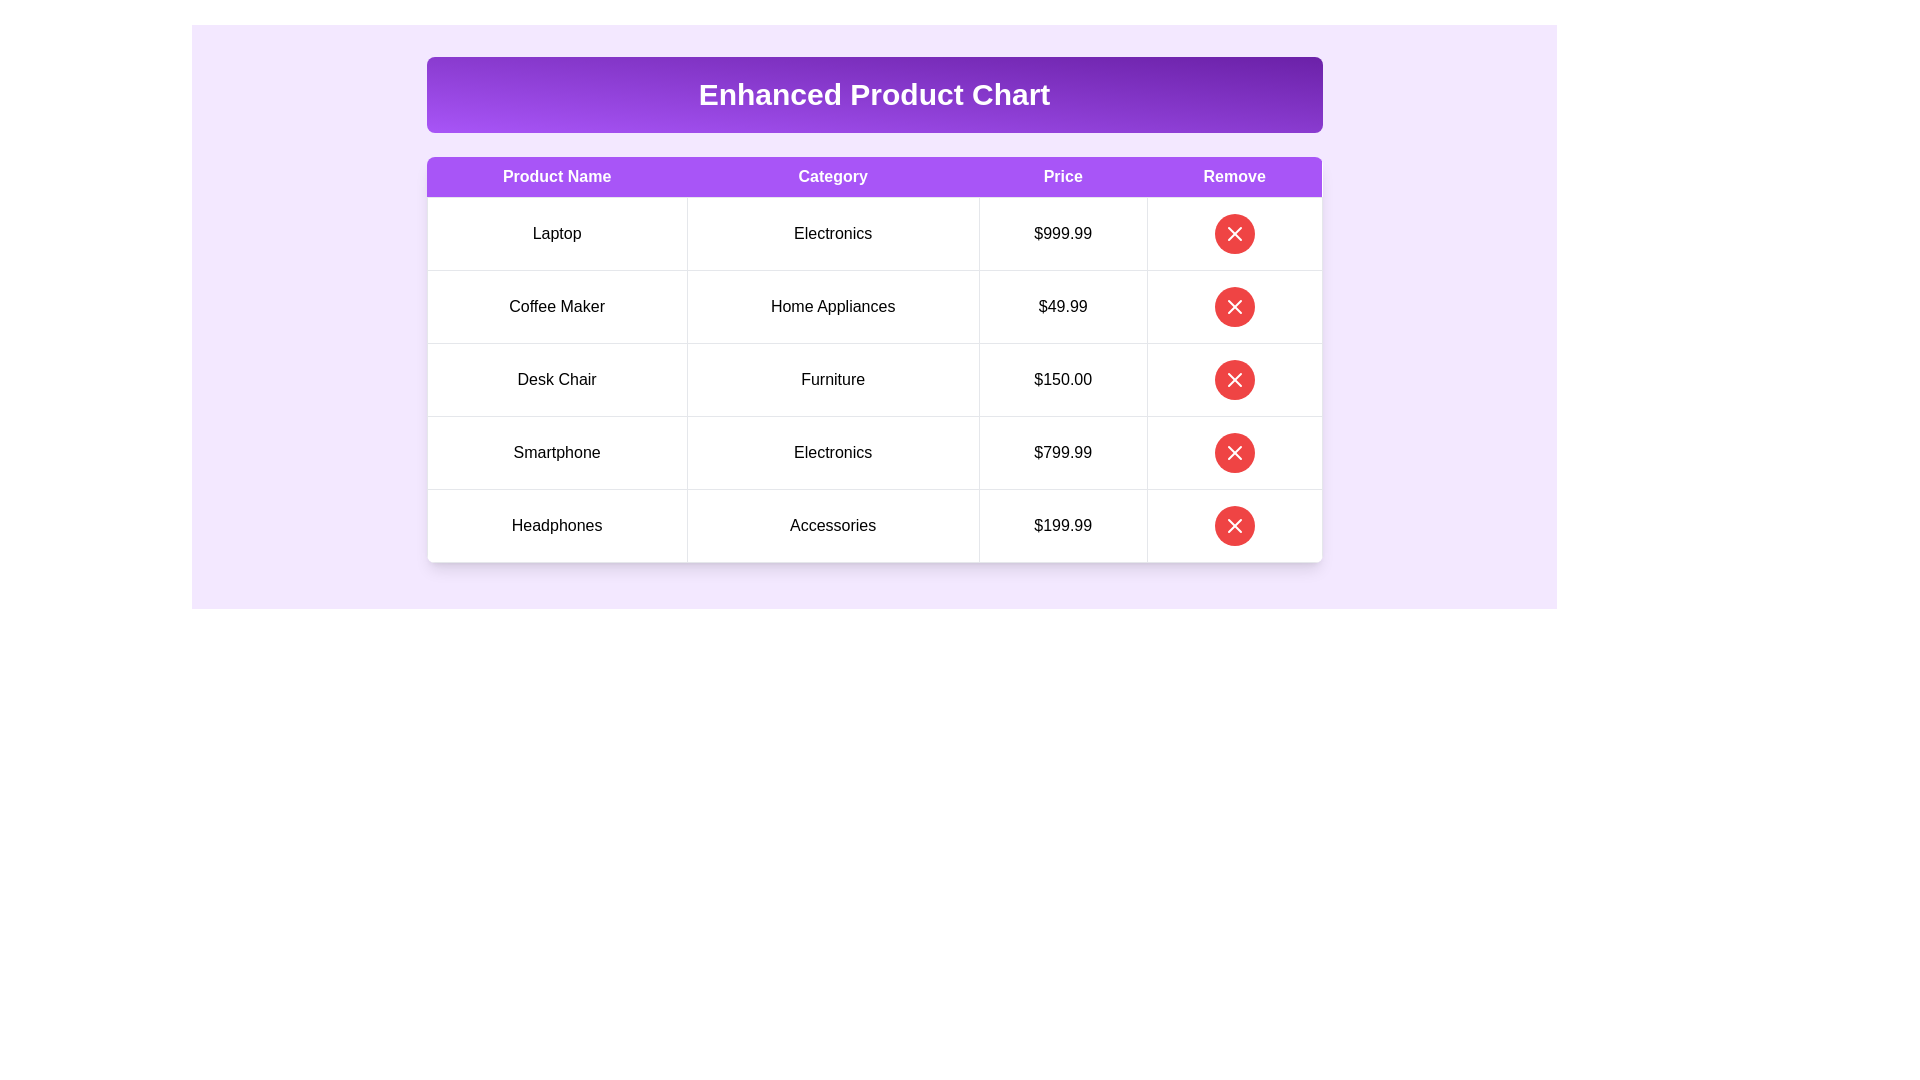  Describe the element at coordinates (1233, 233) in the screenshot. I see `the white 'X' icon button inside the circular red button located in the 'Remove' column of the product list table for the first row item 'Laptop'` at that location.